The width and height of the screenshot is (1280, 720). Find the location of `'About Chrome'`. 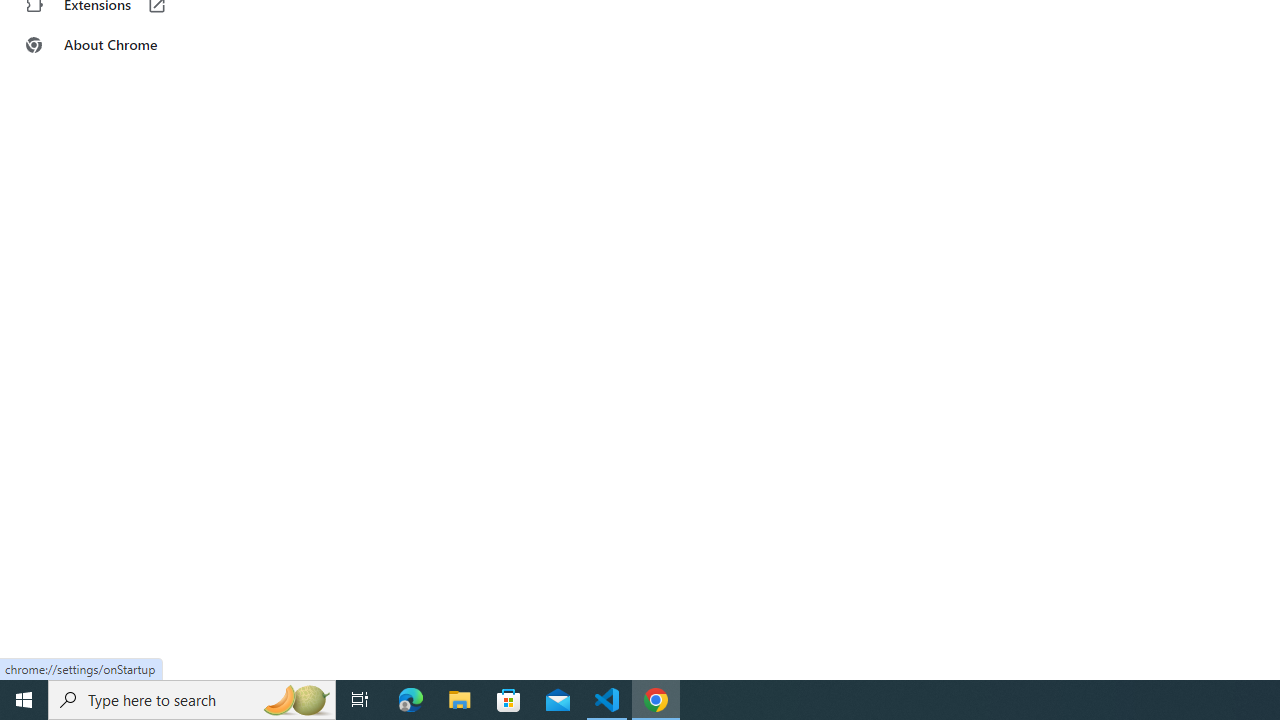

'About Chrome' is located at coordinates (123, 45).